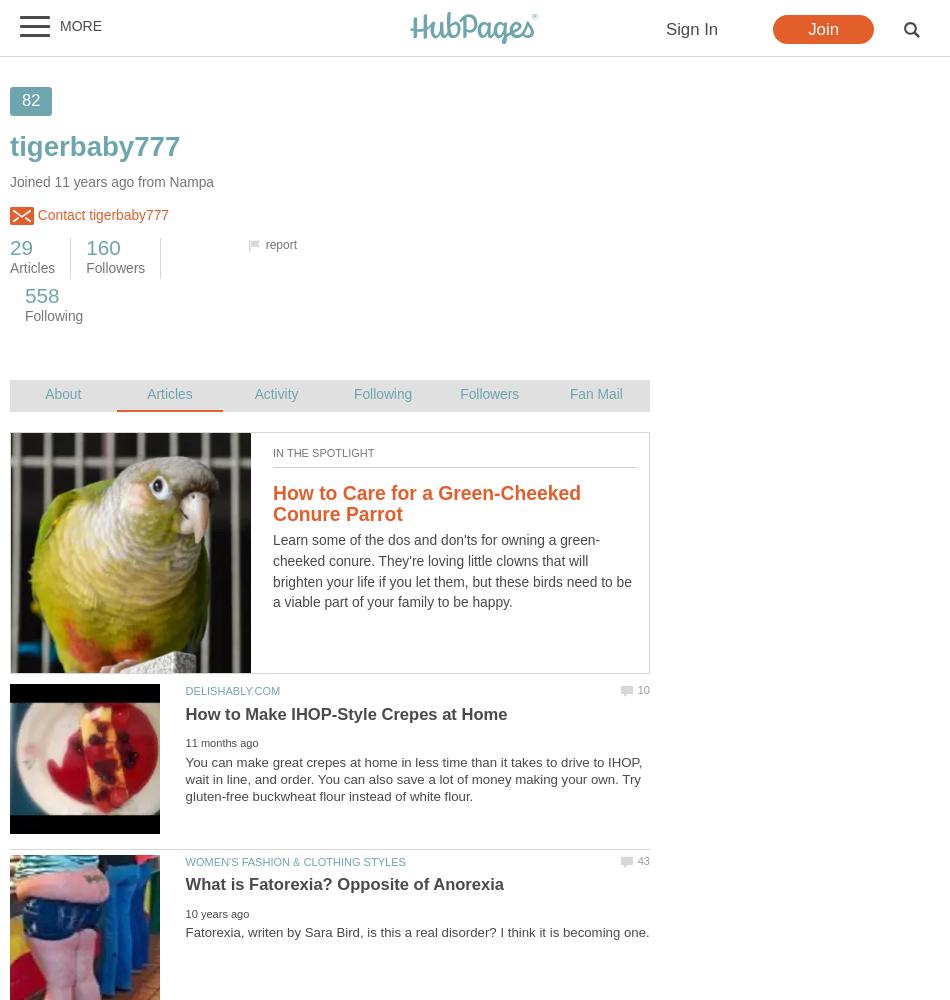 This screenshot has height=1000, width=950. Describe the element at coordinates (216, 913) in the screenshot. I see `'10 years ago'` at that location.